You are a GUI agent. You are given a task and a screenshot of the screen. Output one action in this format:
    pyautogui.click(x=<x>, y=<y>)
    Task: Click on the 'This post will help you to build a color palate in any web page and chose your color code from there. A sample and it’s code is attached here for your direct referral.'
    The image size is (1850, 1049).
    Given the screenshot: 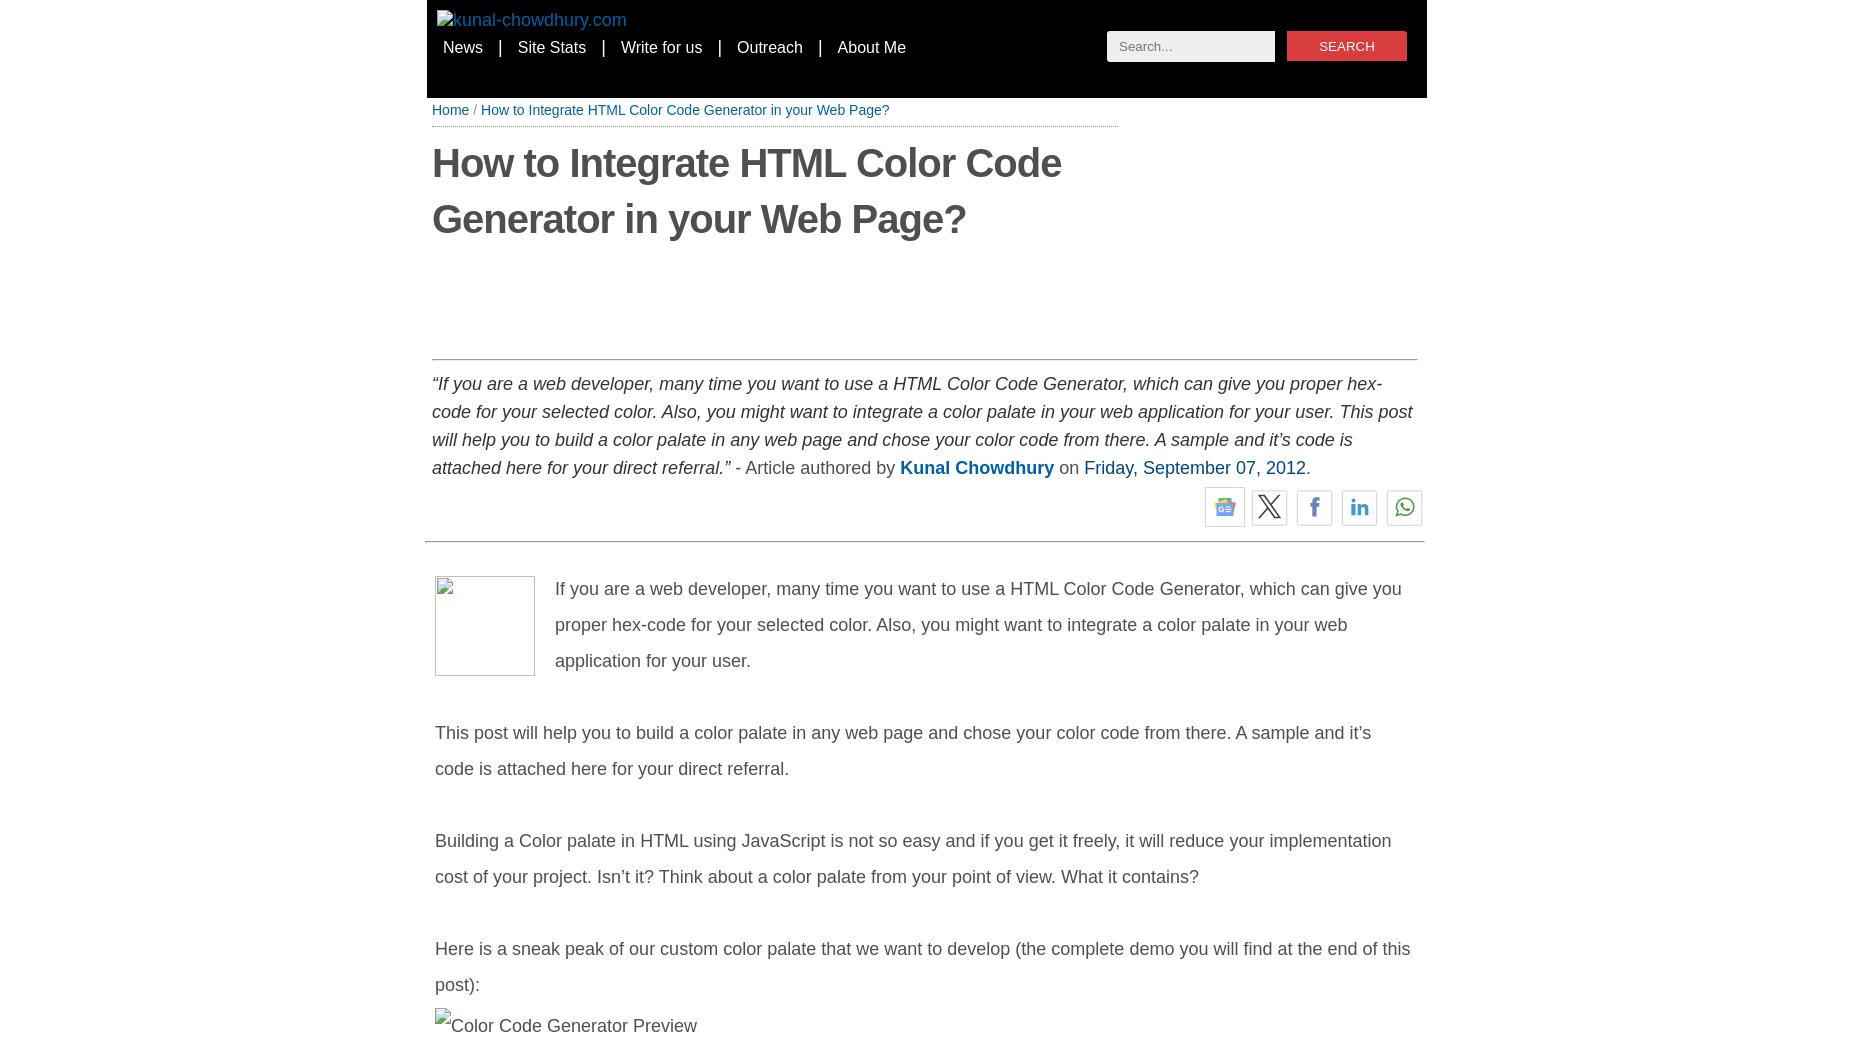 What is the action you would take?
    pyautogui.click(x=902, y=749)
    